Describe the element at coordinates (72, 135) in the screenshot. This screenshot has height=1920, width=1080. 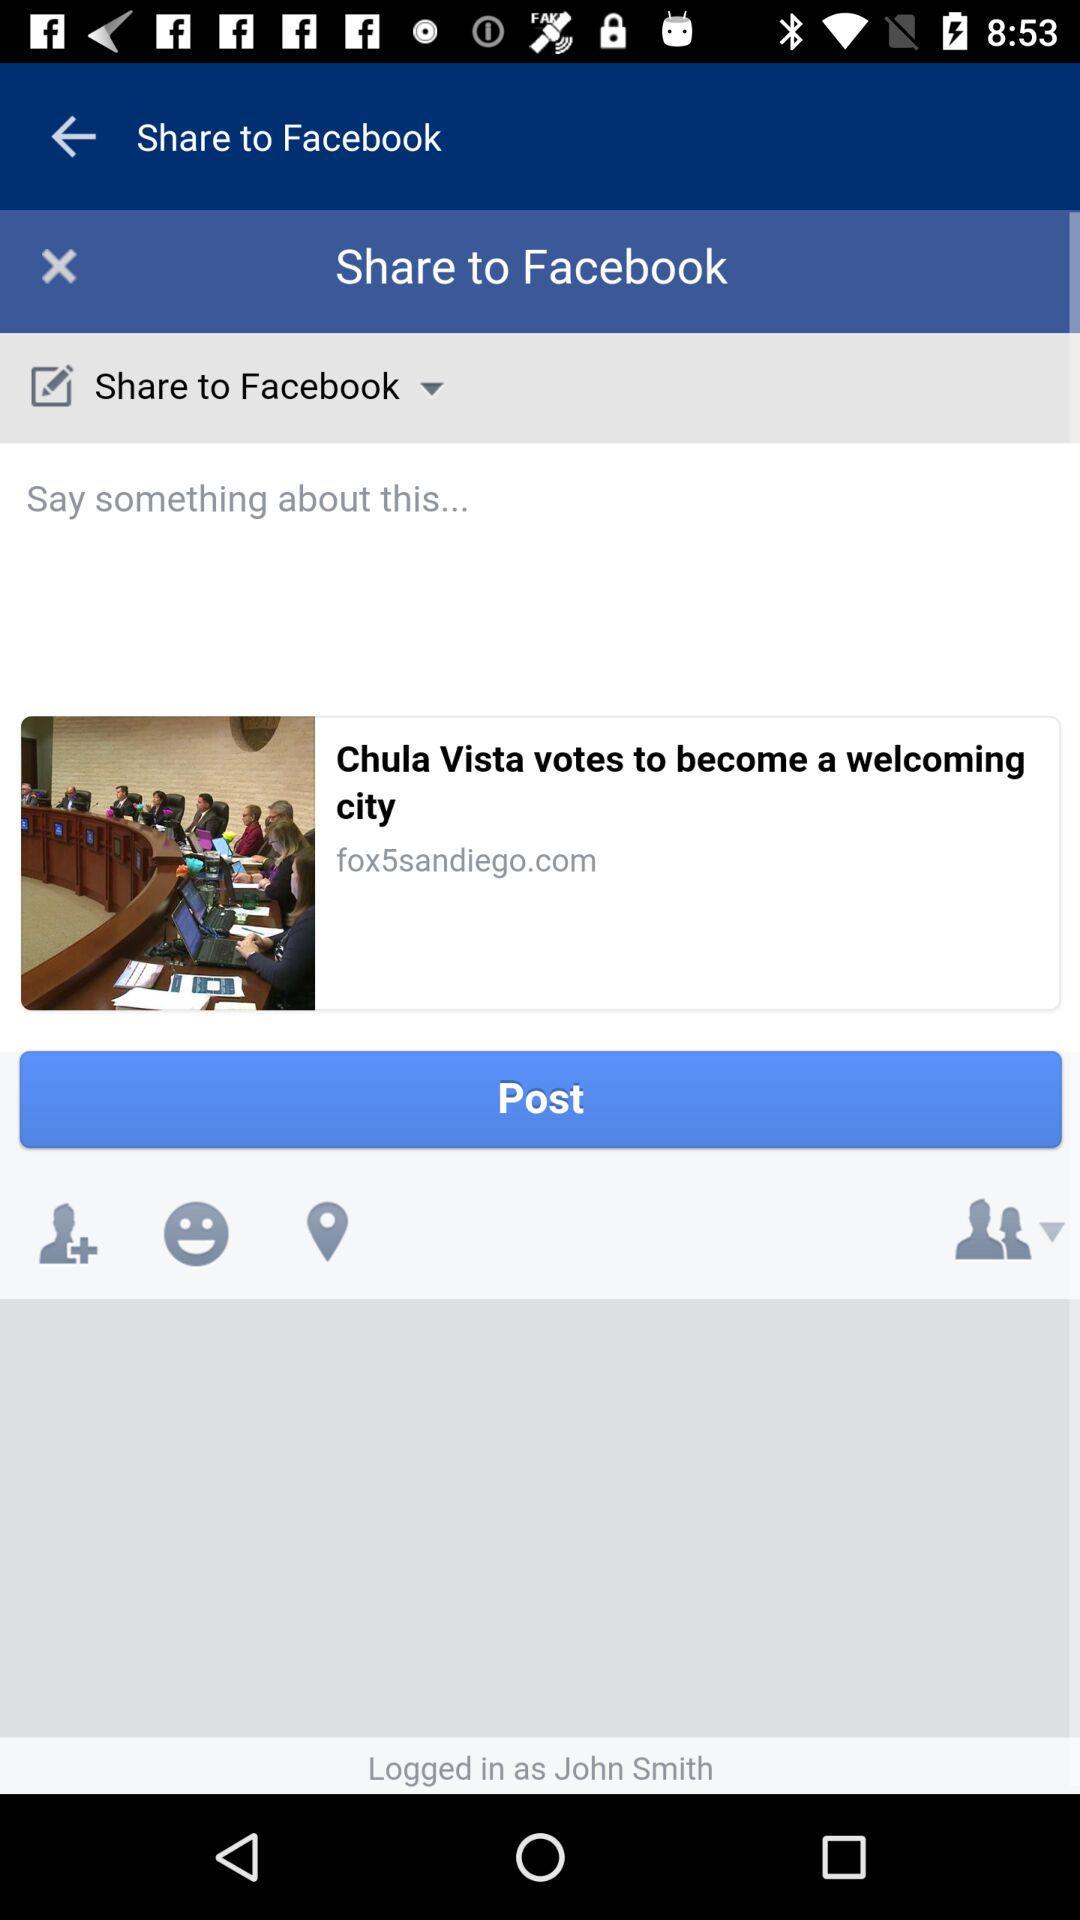
I see `back button` at that location.